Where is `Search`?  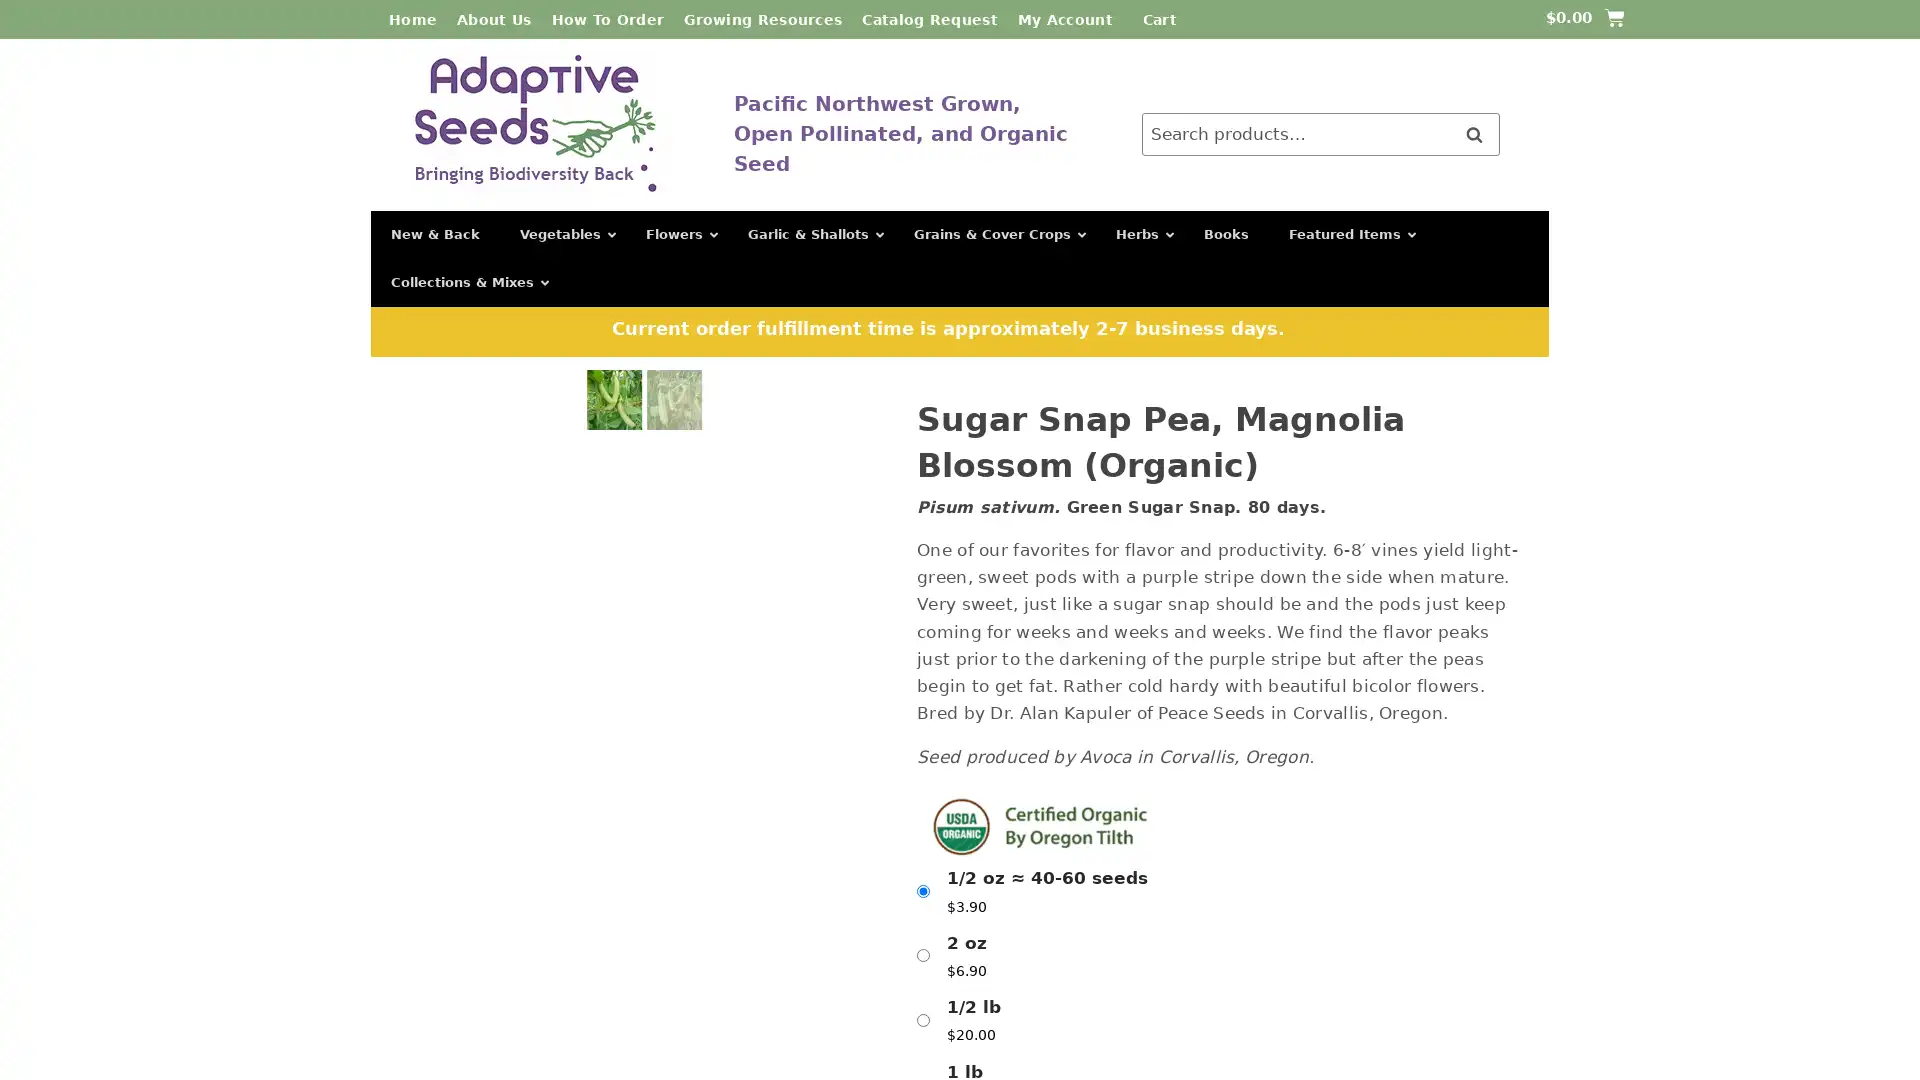 Search is located at coordinates (1473, 134).